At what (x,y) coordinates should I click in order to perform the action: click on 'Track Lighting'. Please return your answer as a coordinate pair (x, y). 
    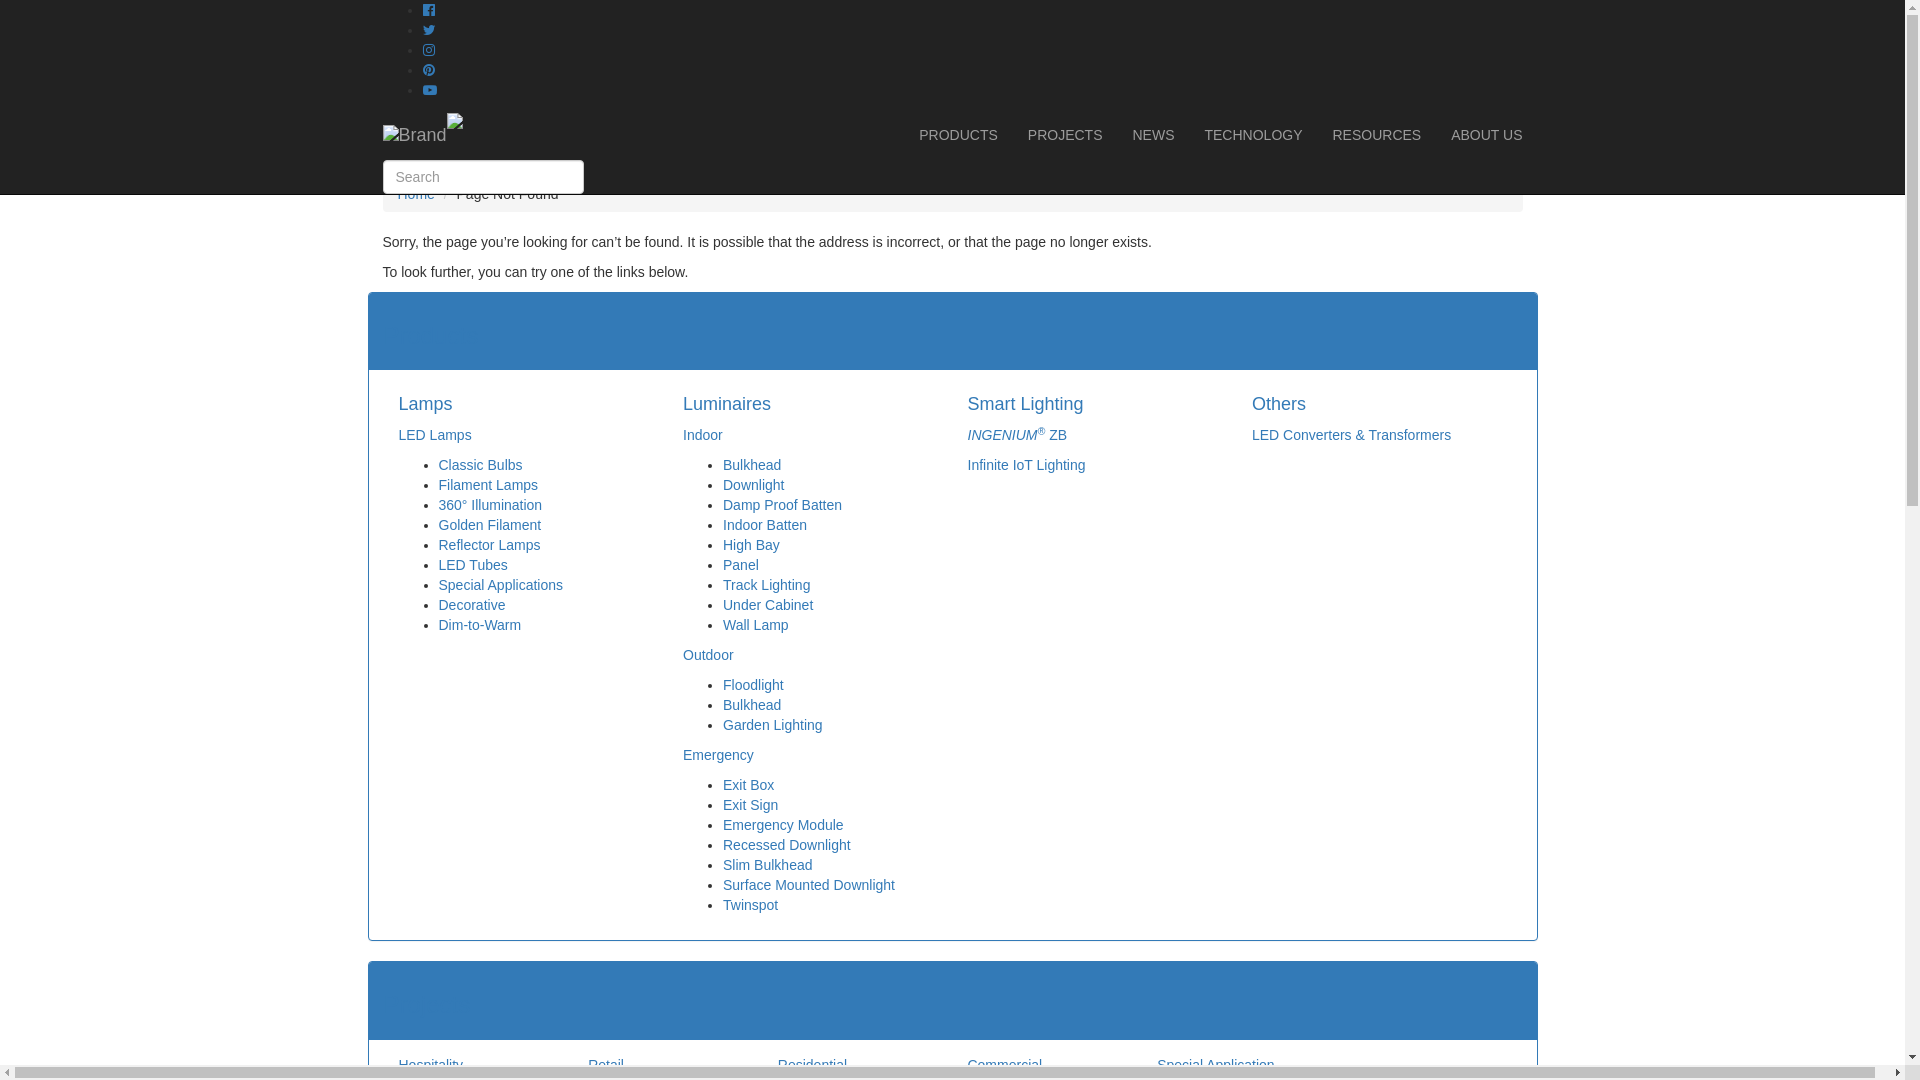
    Looking at the image, I should click on (765, 585).